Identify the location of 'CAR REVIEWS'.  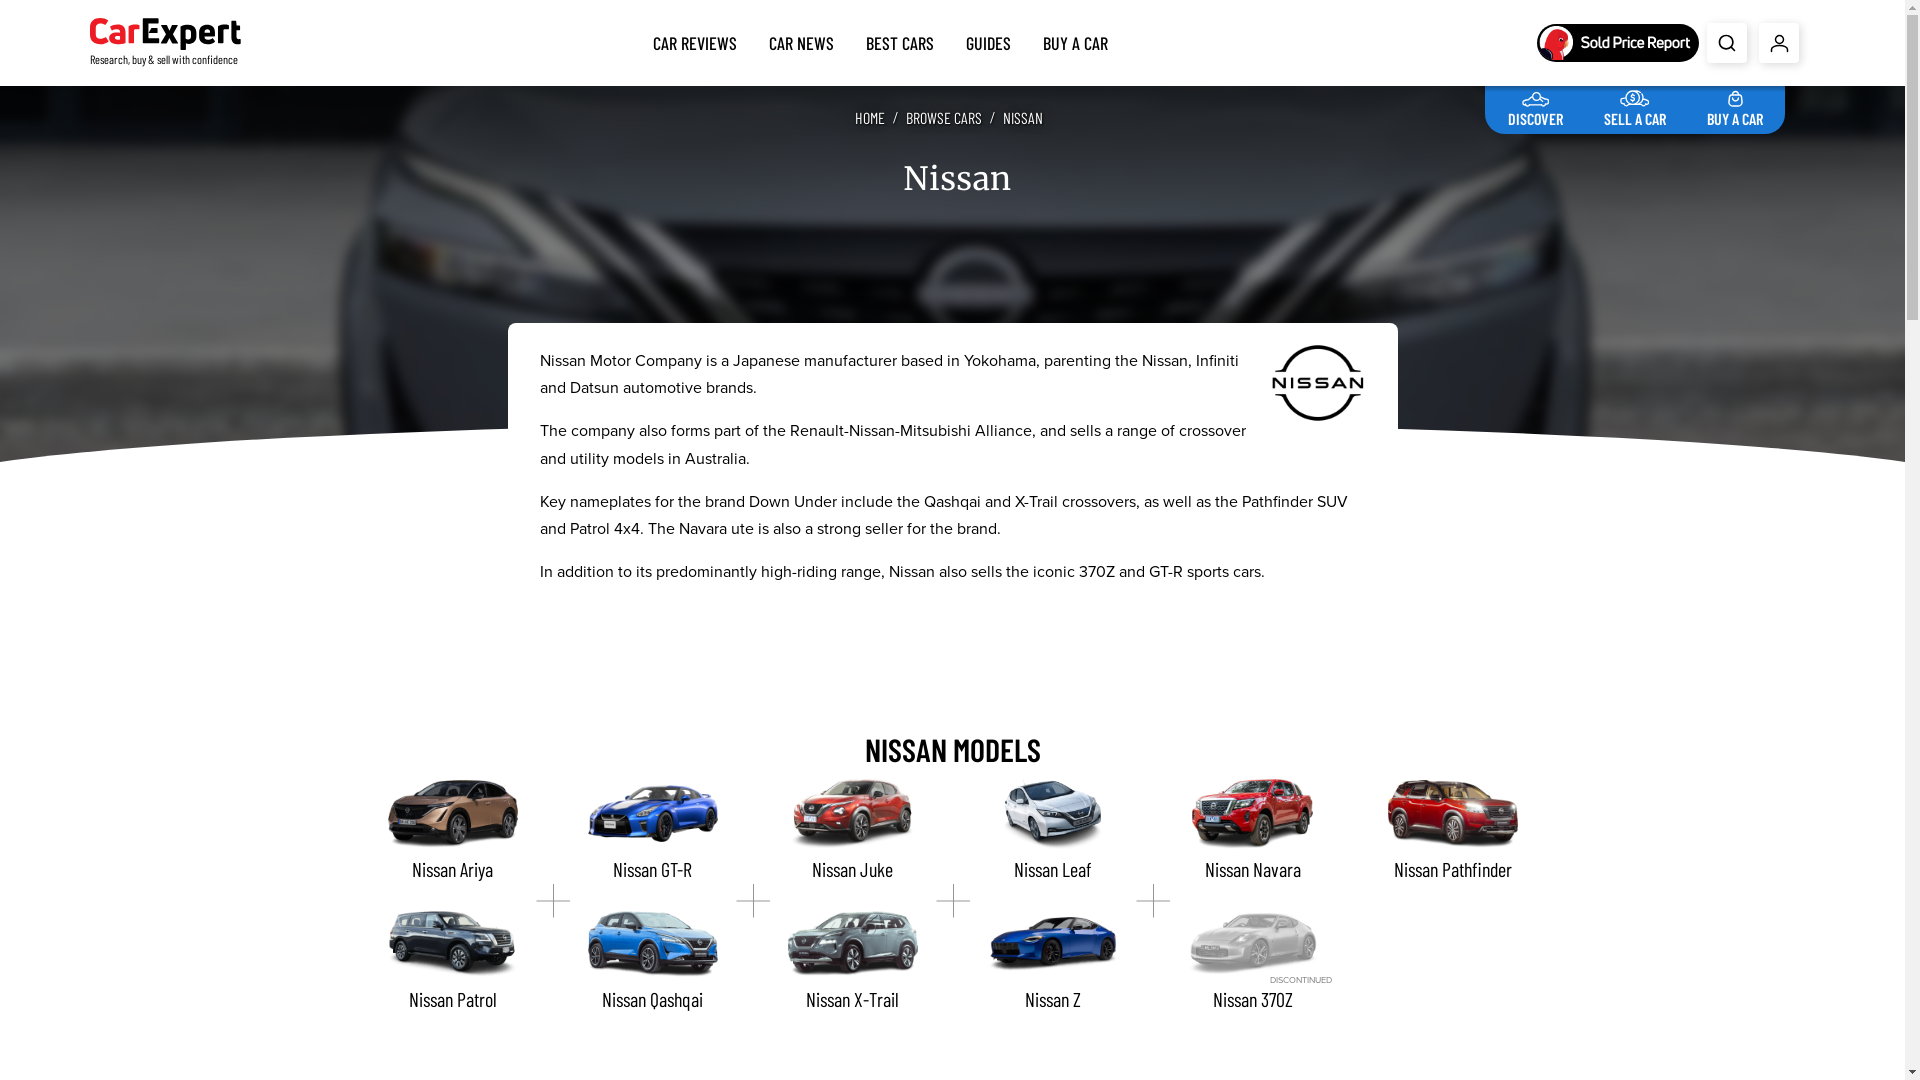
(695, 38).